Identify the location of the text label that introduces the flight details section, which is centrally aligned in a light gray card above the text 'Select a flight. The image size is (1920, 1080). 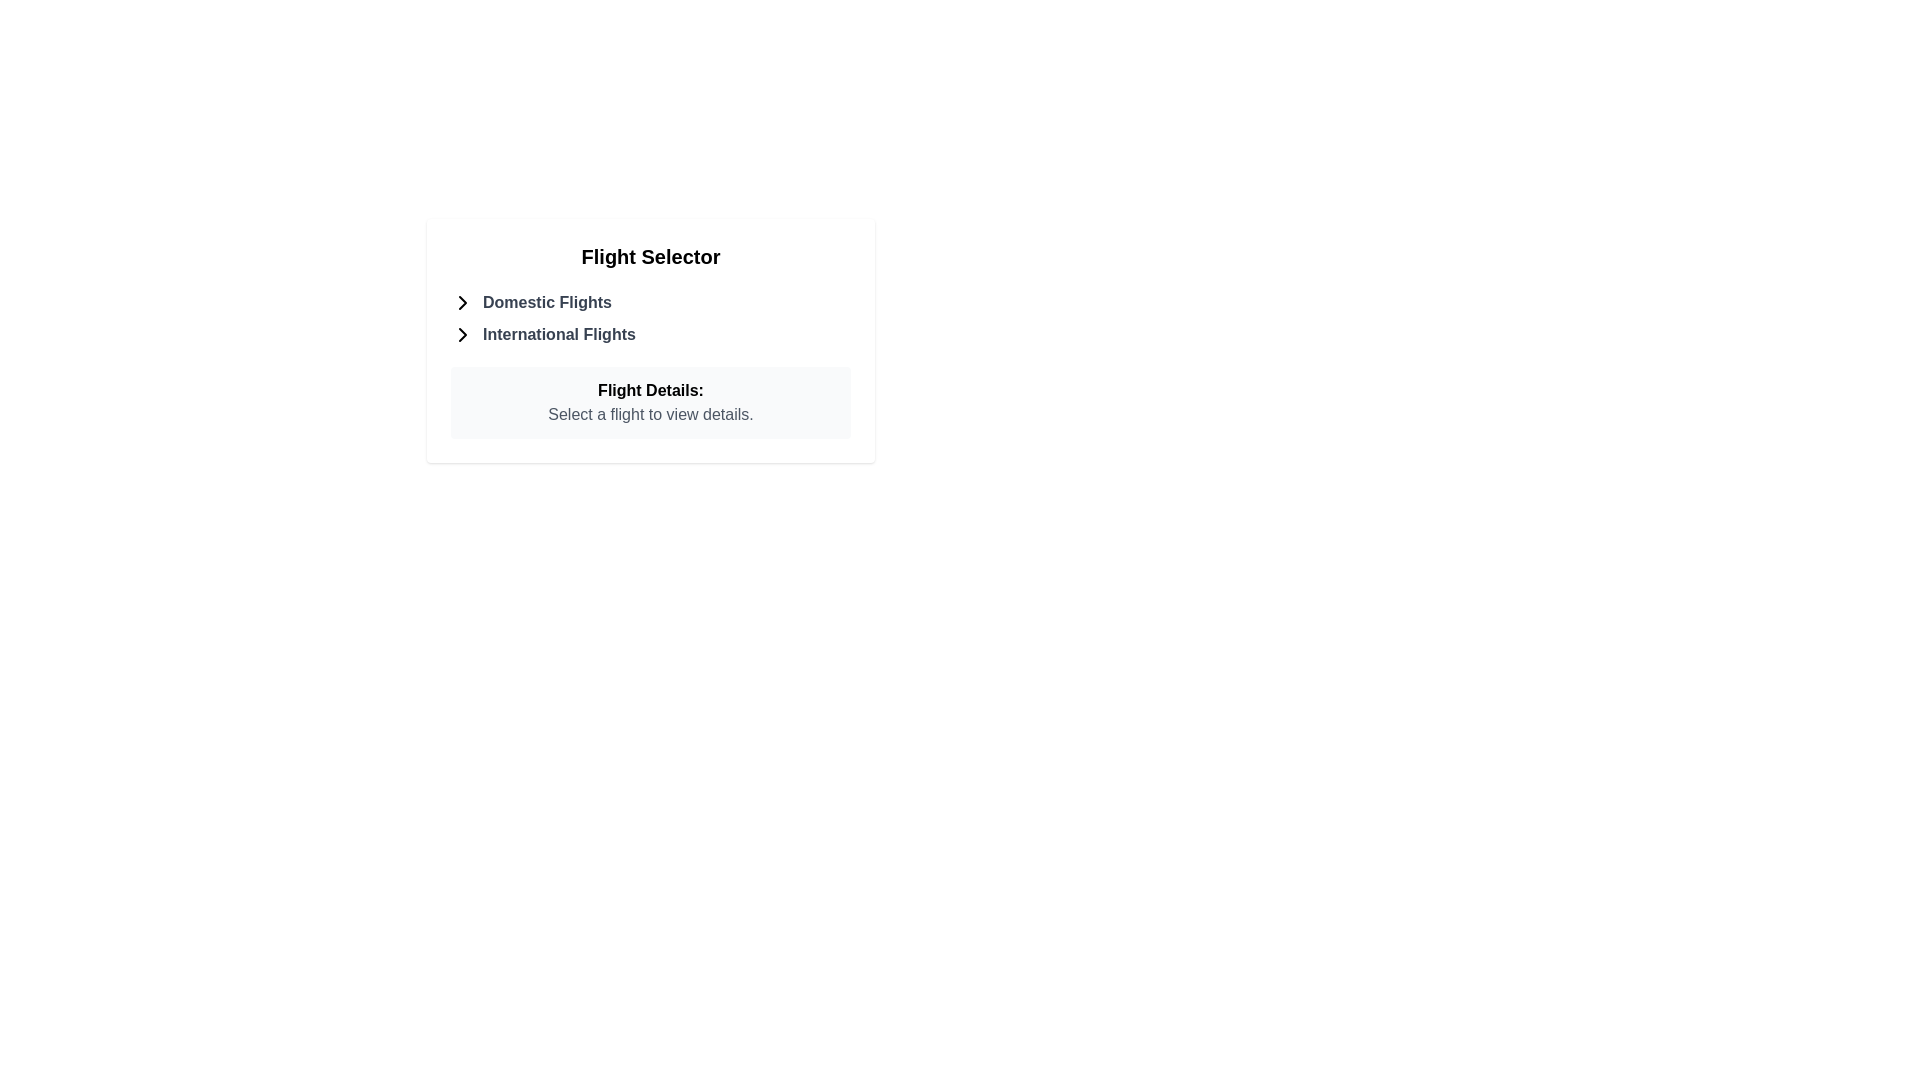
(651, 390).